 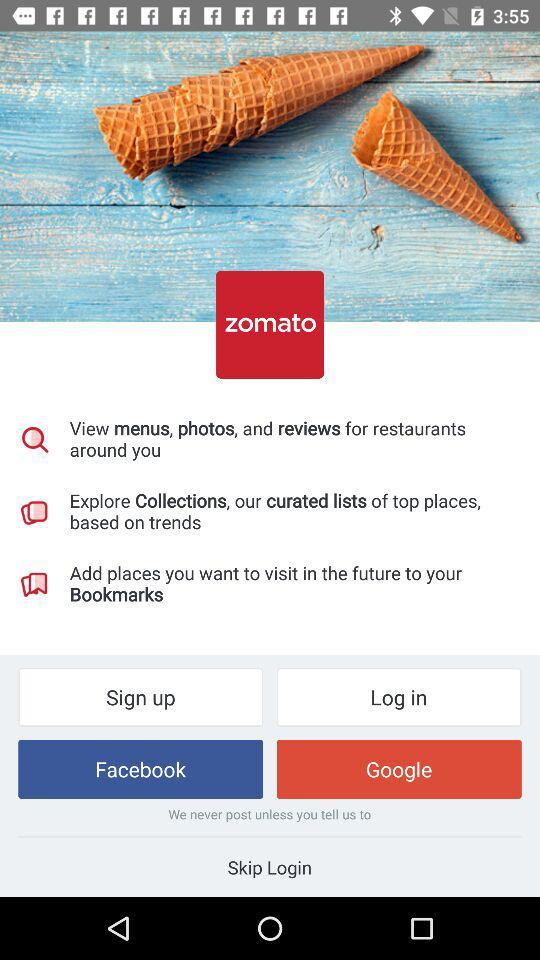 I want to click on icon to the left of log in item, so click(x=139, y=697).